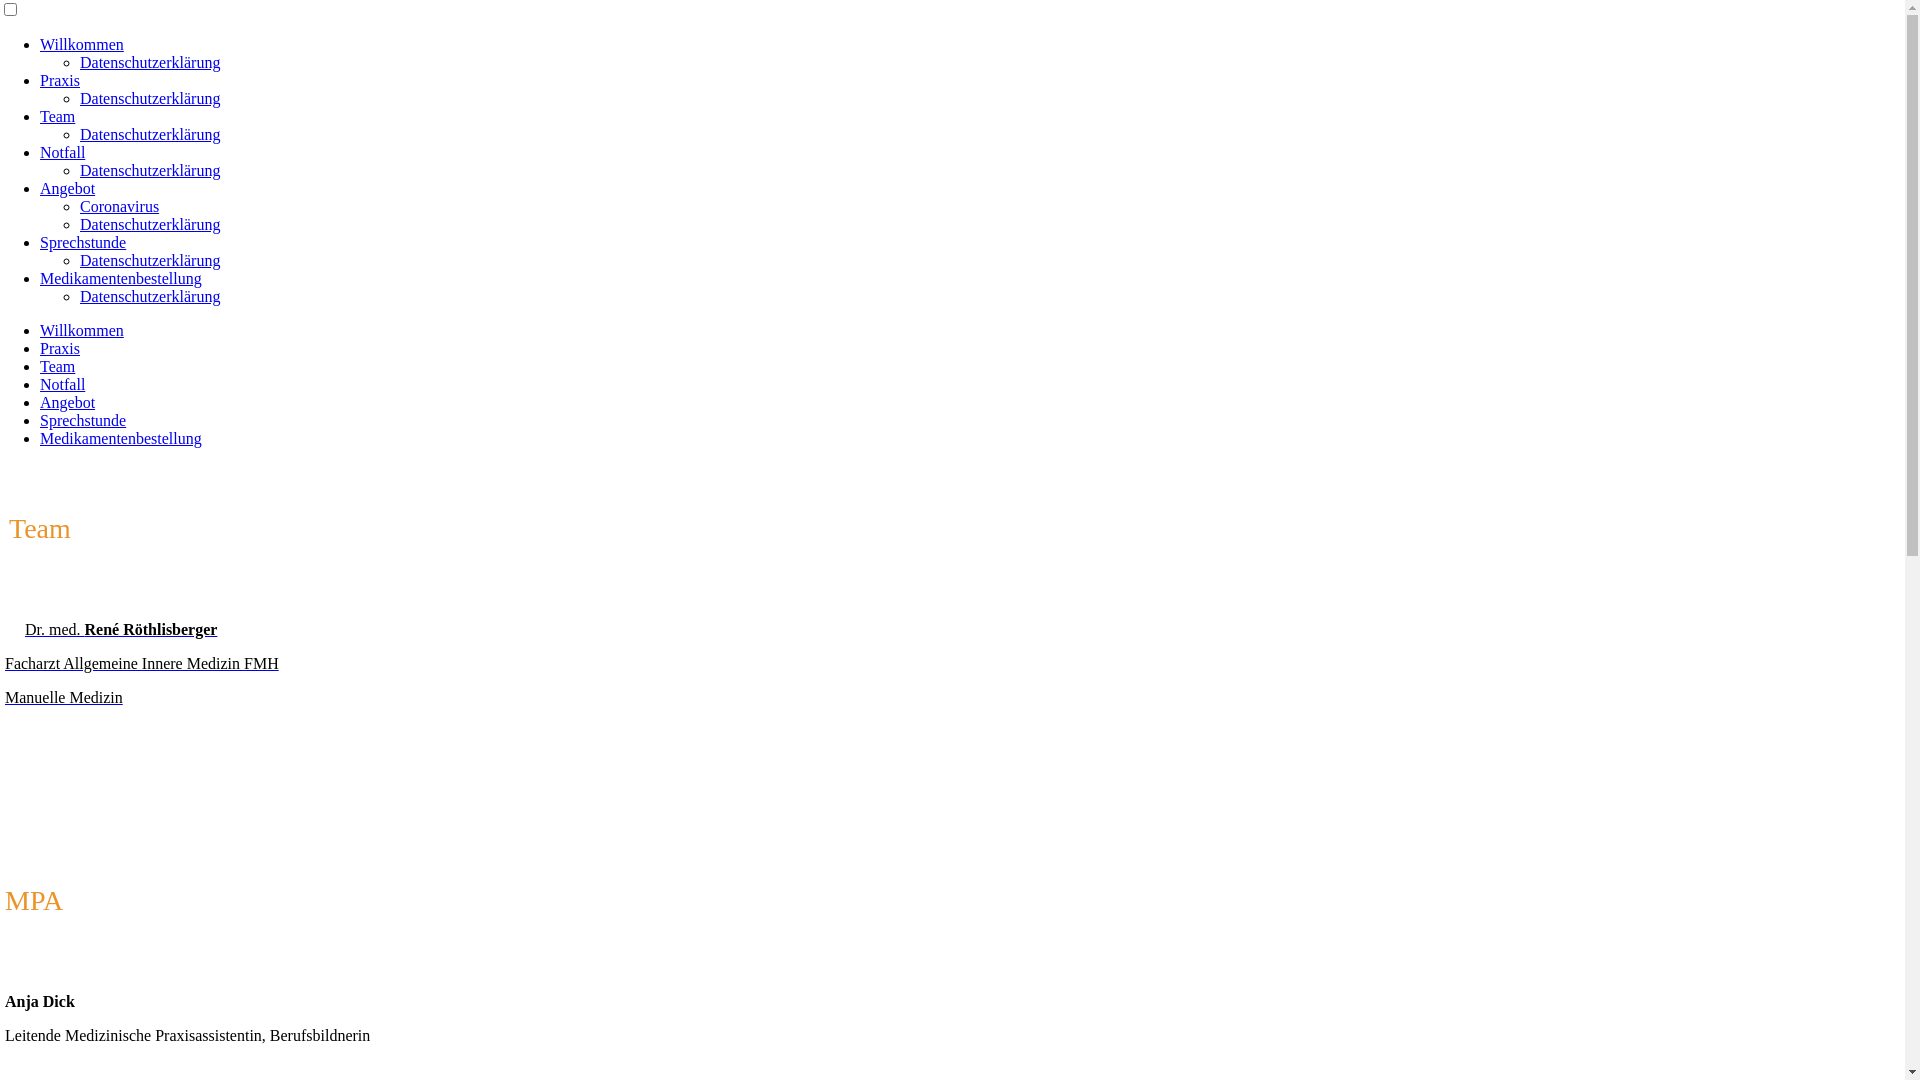 This screenshot has width=1920, height=1080. Describe the element at coordinates (119, 278) in the screenshot. I see `'Medikamentenbestellung'` at that location.